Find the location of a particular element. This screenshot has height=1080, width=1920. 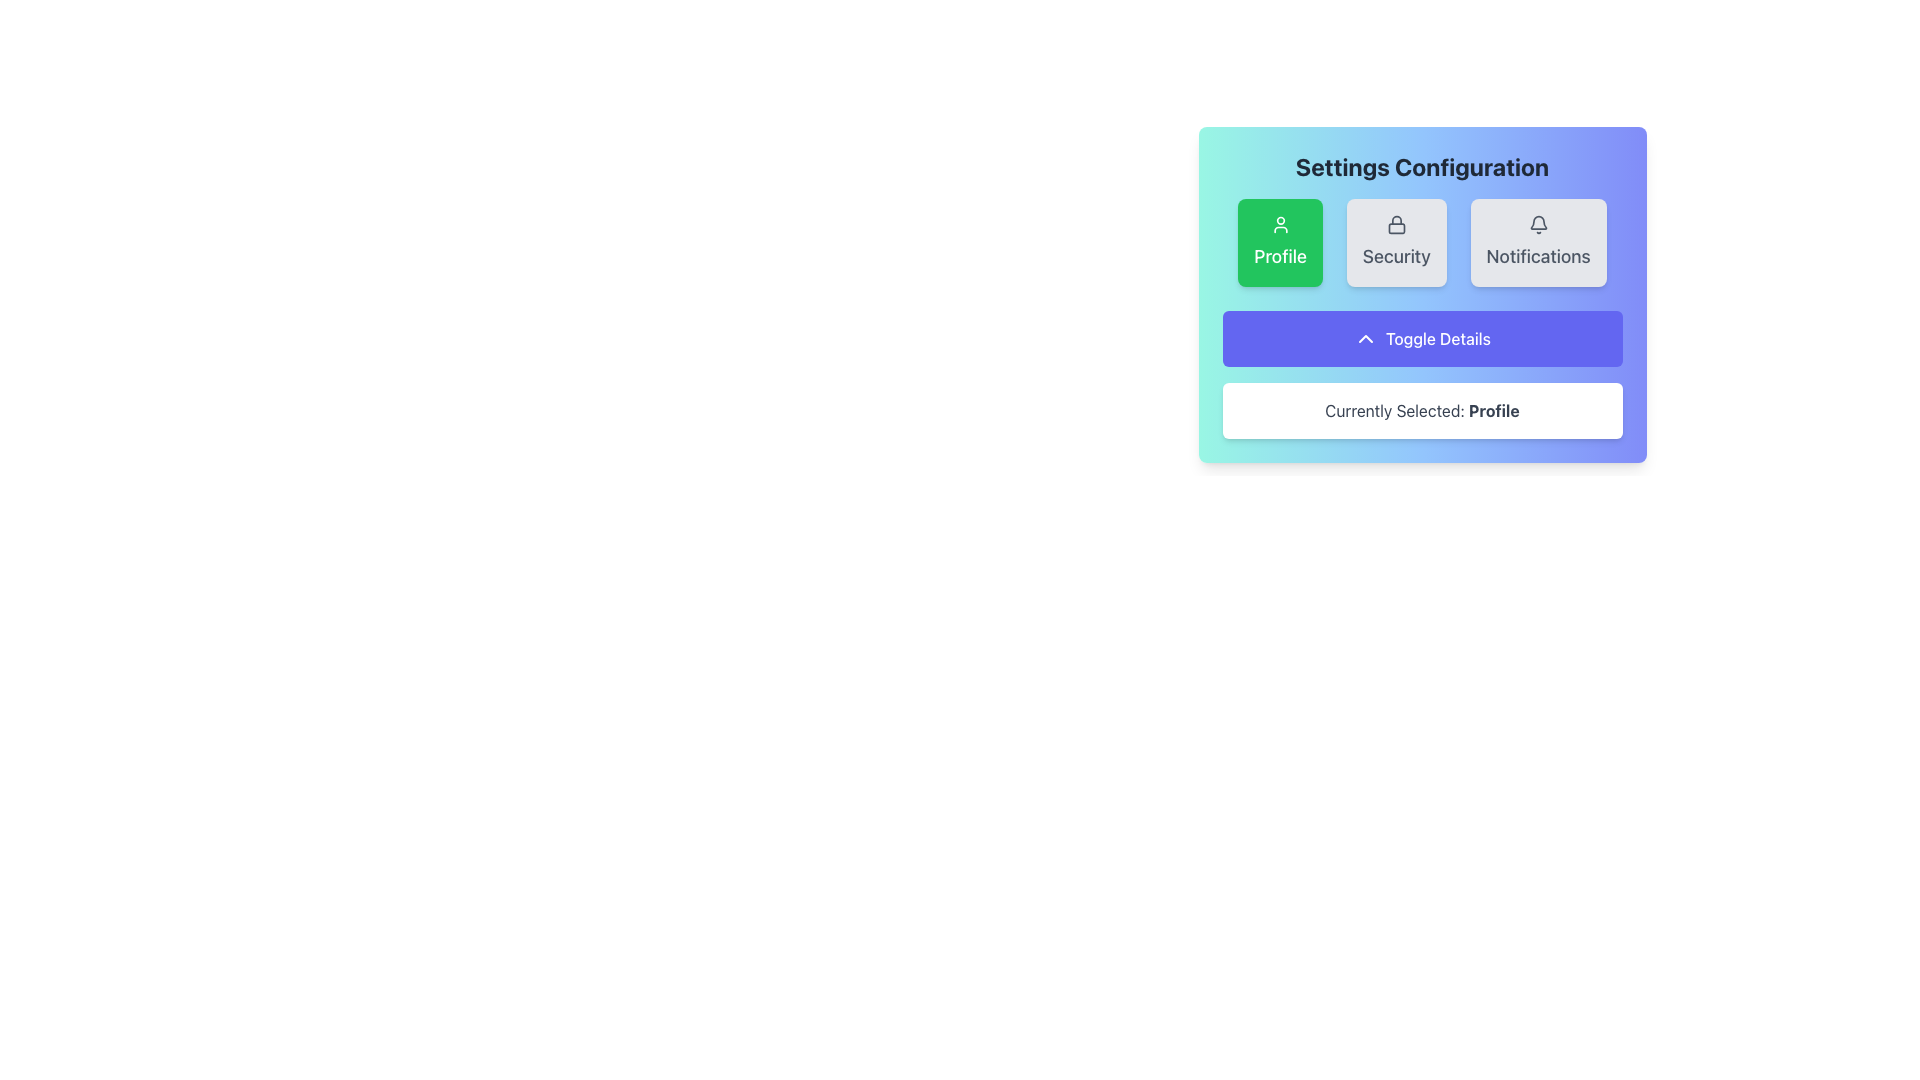

the small rectangular shape with rounded corners that is part of the padlock icon, located in the middle of the 'Security' button is located at coordinates (1395, 227).